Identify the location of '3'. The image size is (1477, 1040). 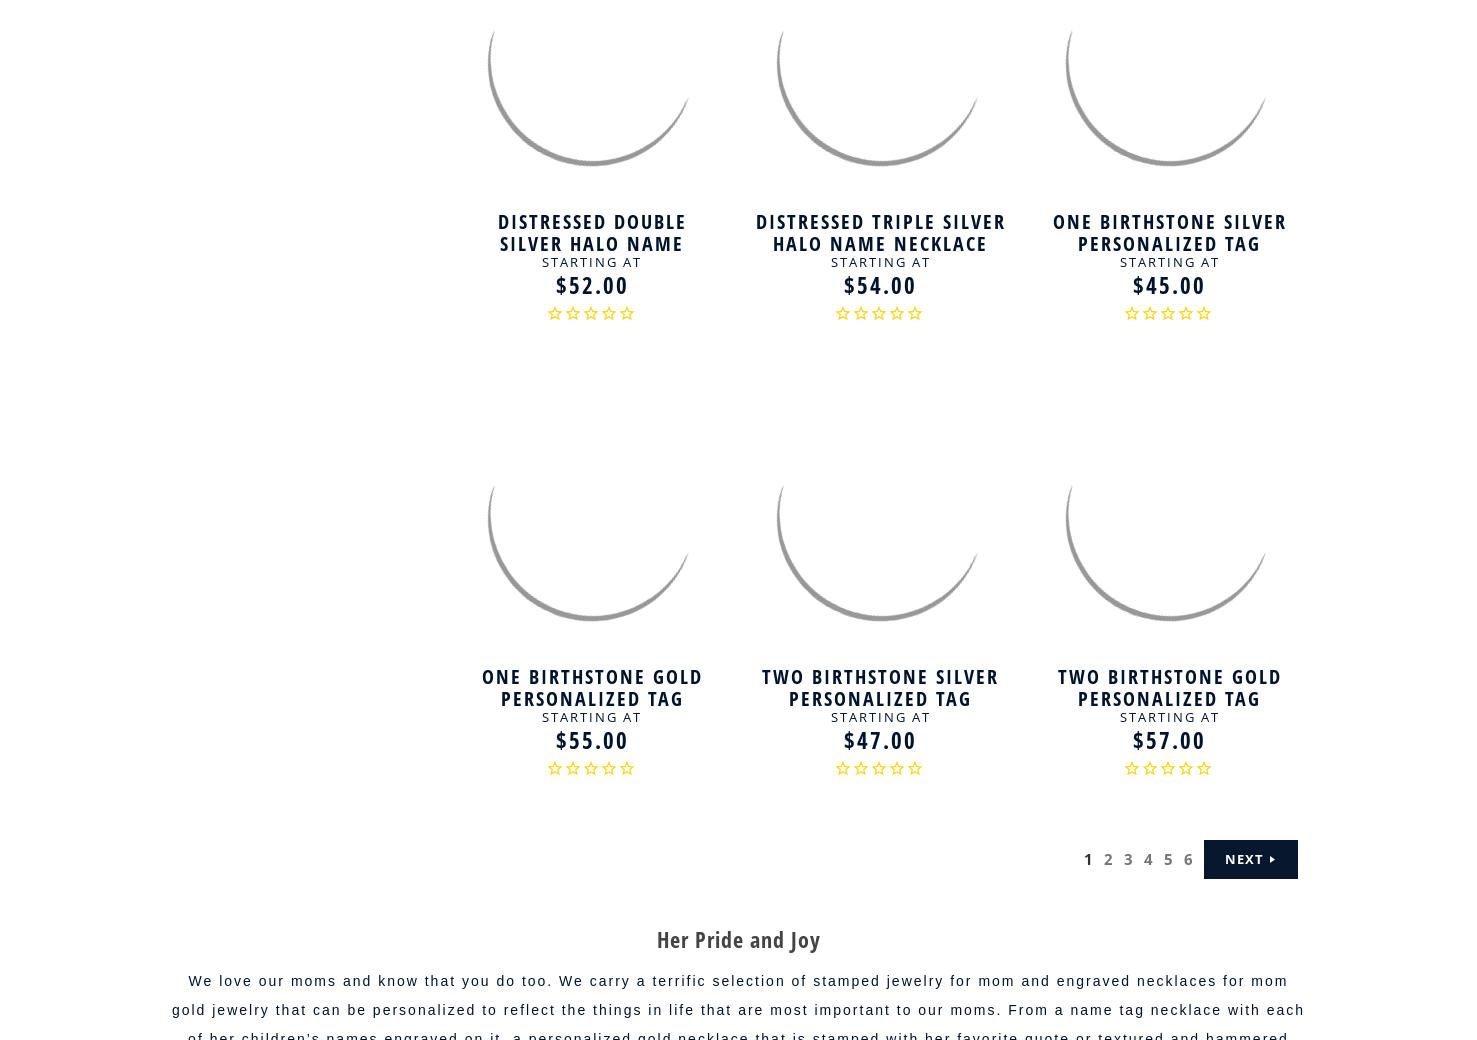
(1129, 858).